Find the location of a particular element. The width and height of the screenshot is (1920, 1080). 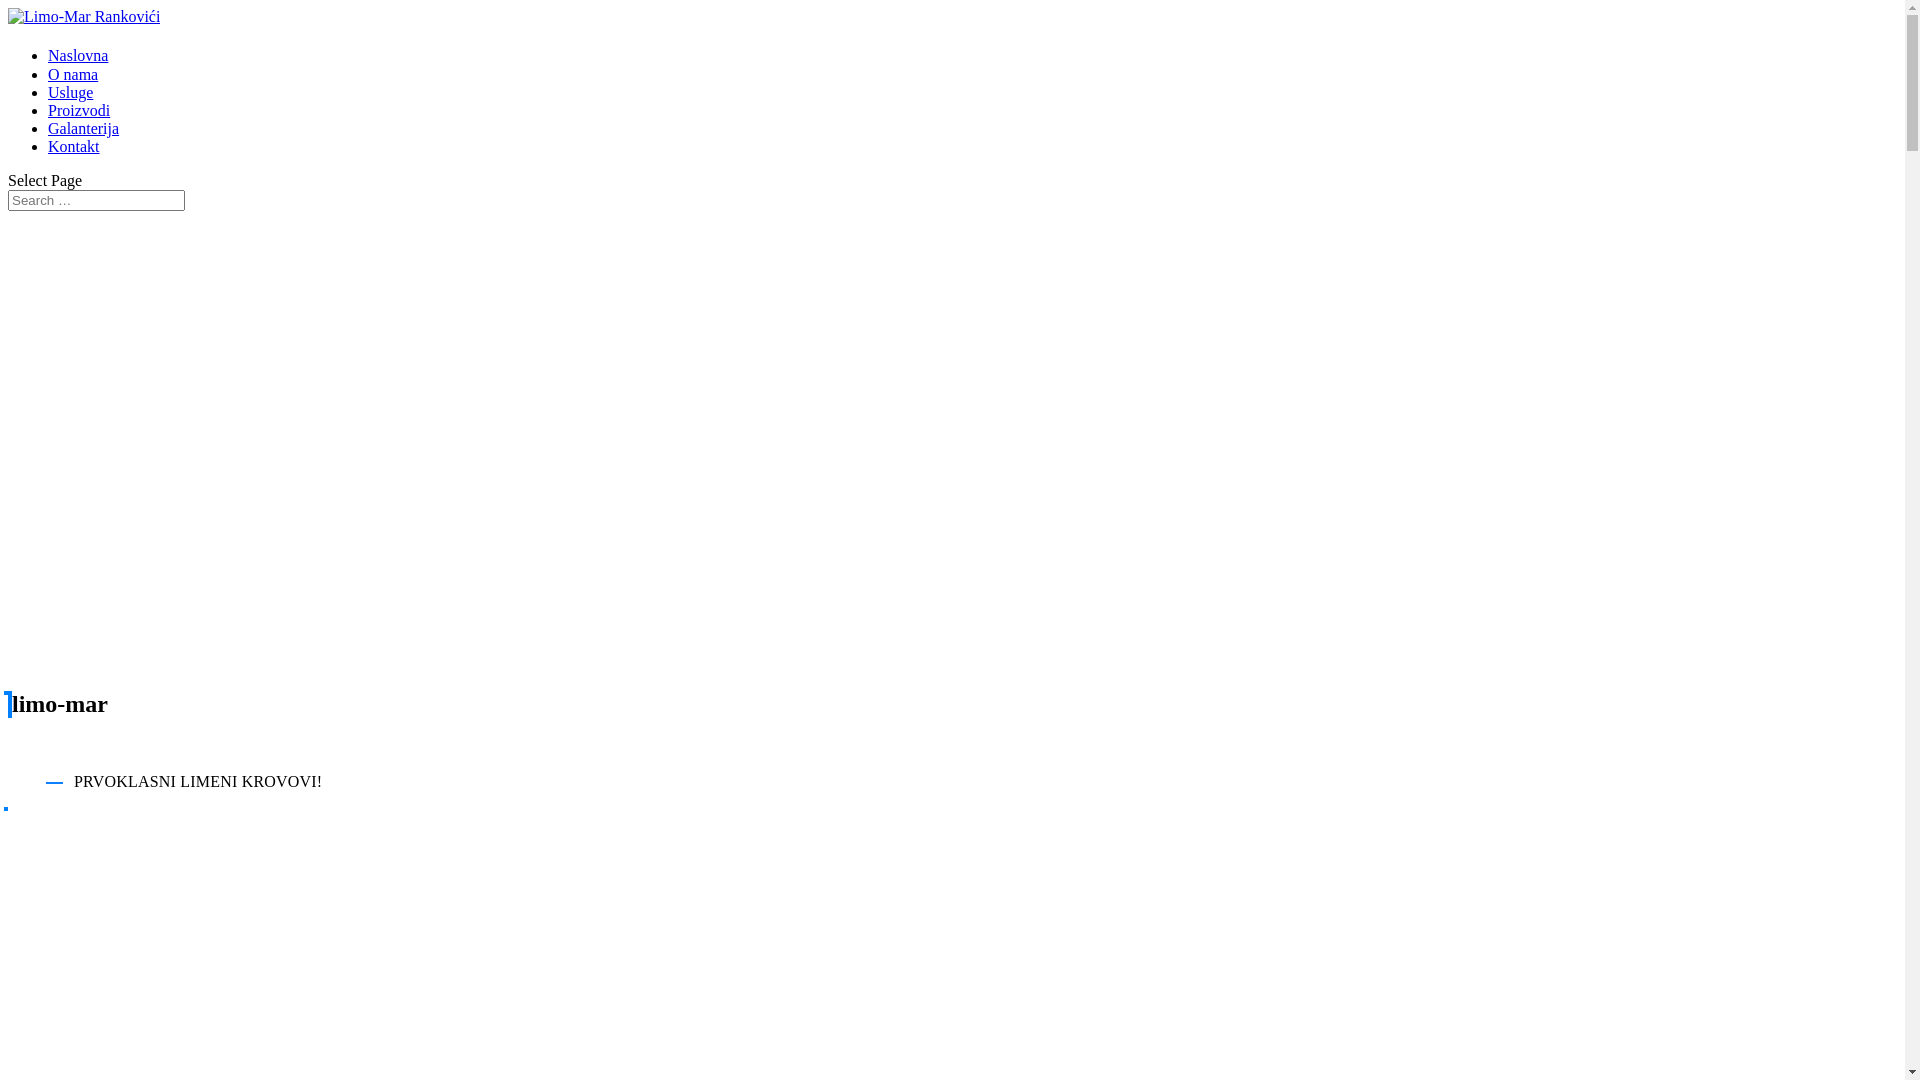

'Usluge' is located at coordinates (70, 92).